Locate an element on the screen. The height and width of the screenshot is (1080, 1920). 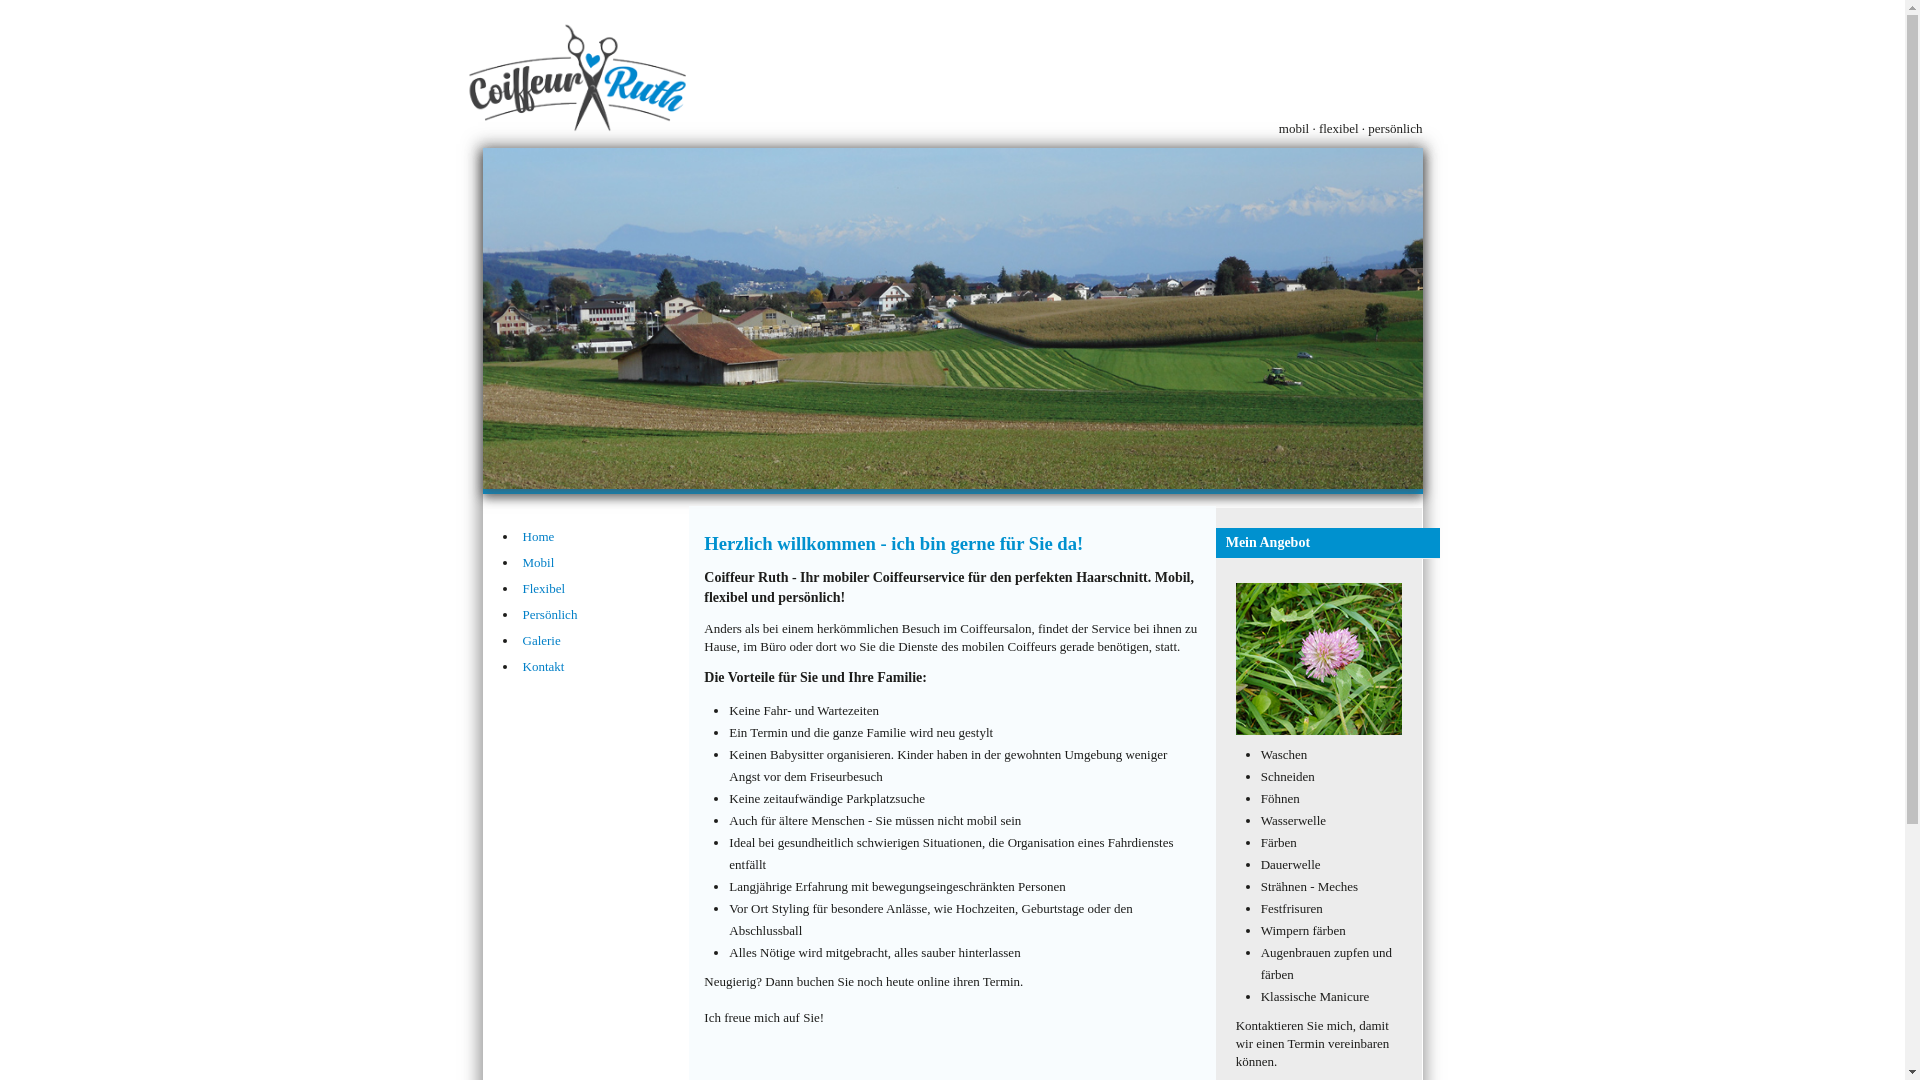
'Galerie' is located at coordinates (522, 640).